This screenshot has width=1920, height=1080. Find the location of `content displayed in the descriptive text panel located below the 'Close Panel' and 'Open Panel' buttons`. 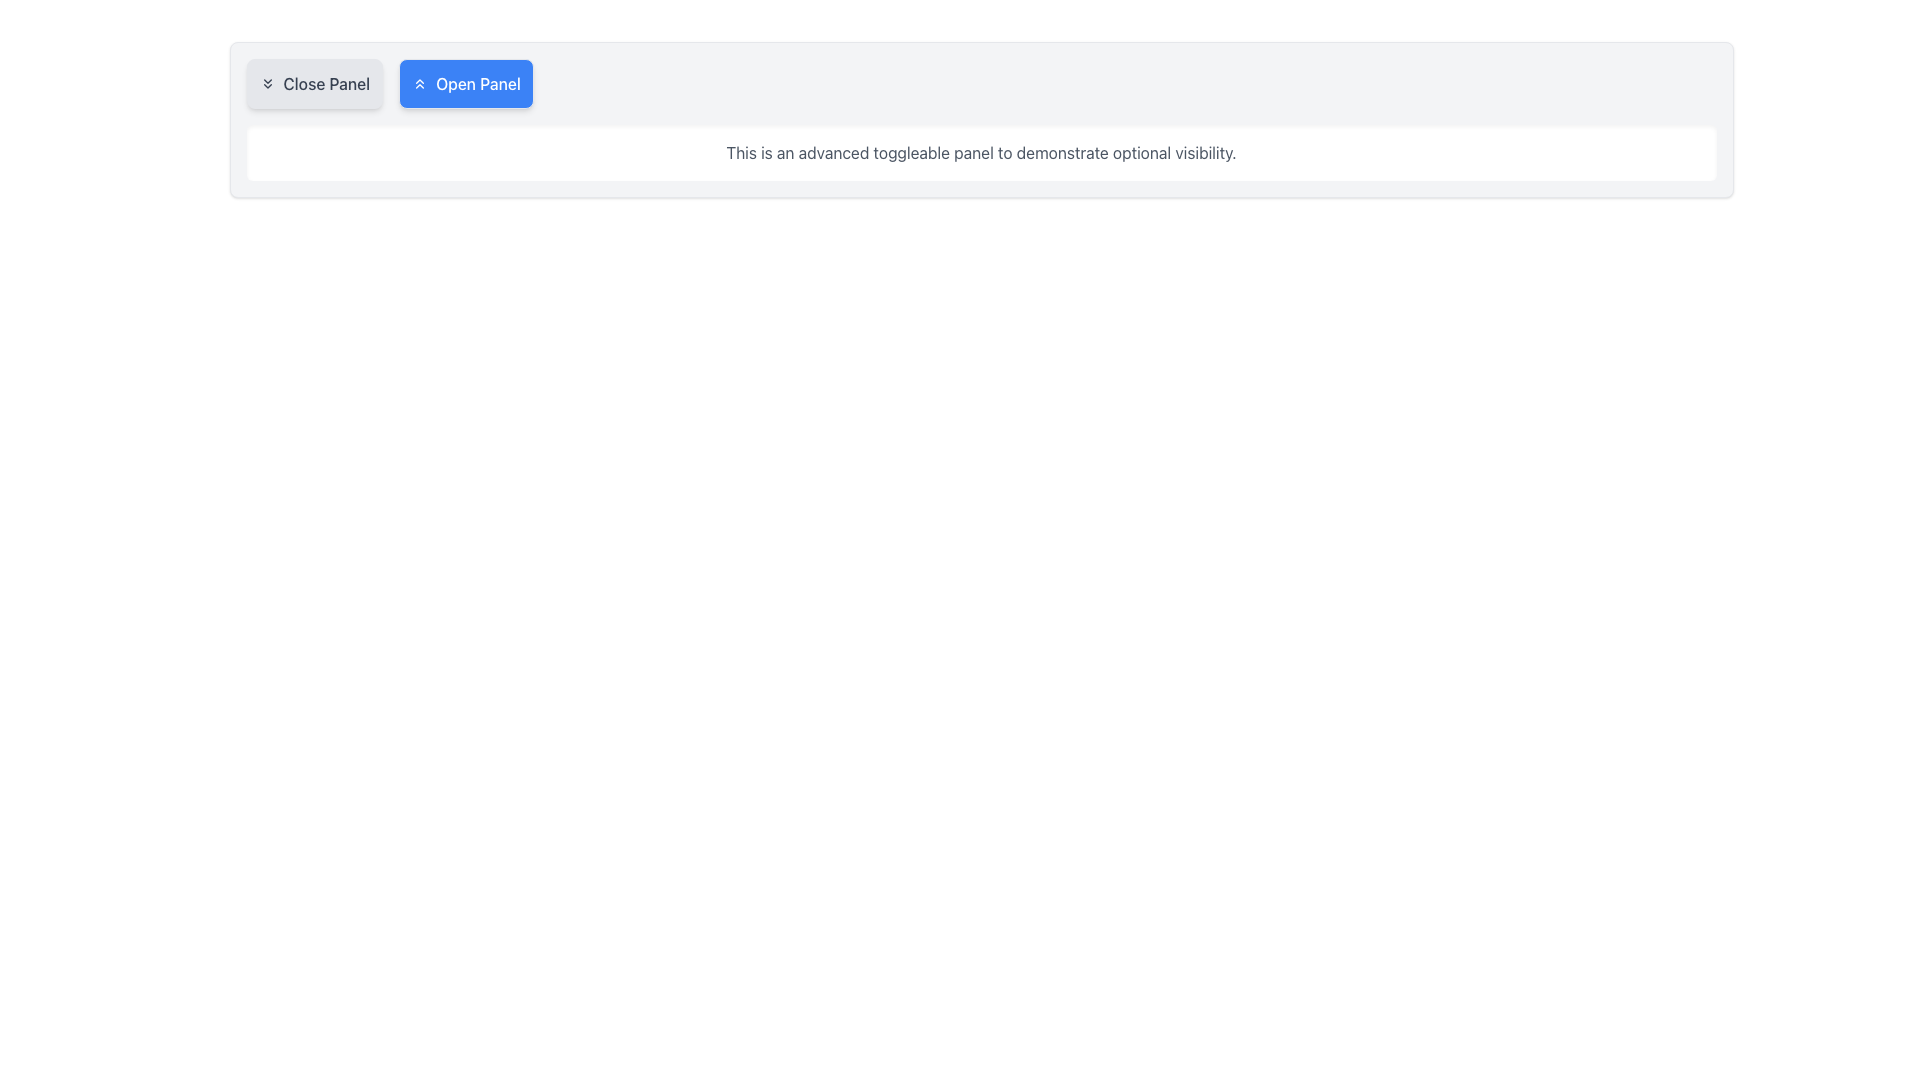

content displayed in the descriptive text panel located below the 'Close Panel' and 'Open Panel' buttons is located at coordinates (981, 152).